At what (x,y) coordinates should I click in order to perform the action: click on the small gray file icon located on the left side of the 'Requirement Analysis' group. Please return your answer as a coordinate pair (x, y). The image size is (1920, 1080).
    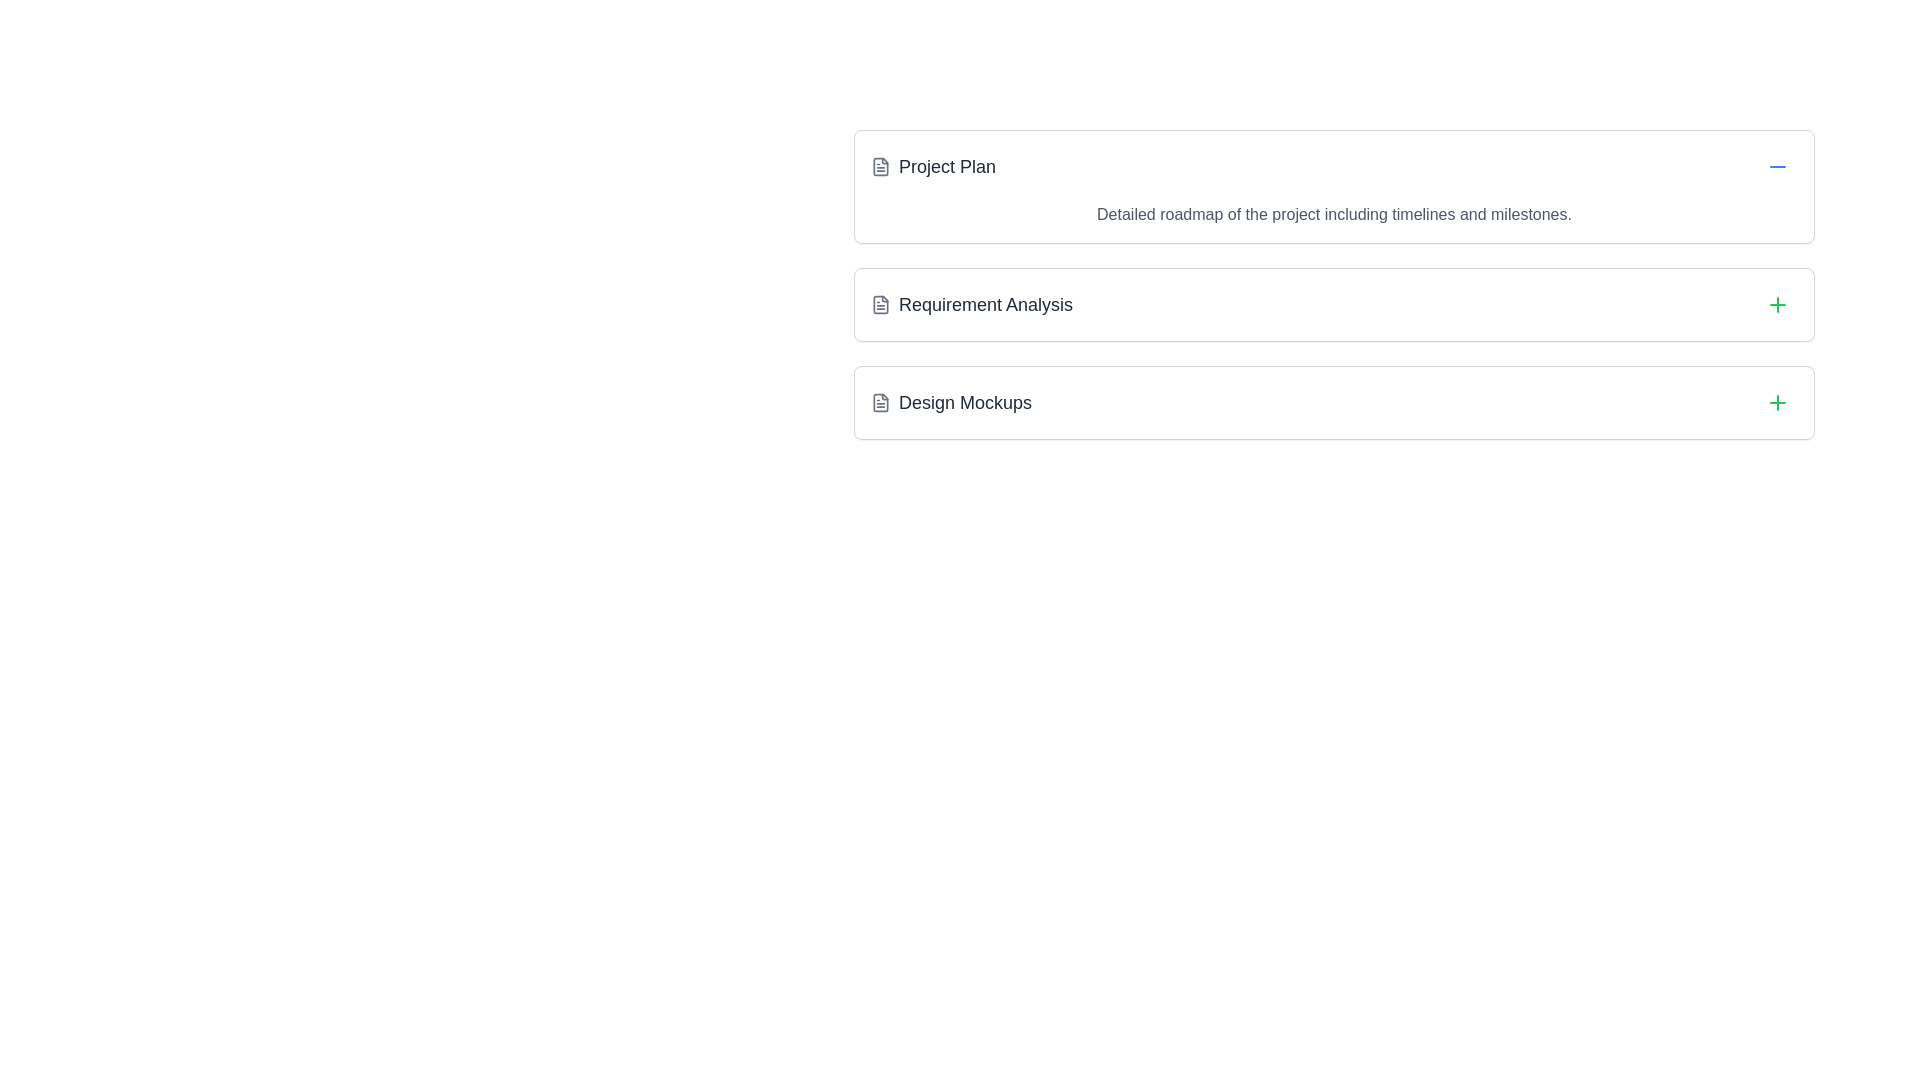
    Looking at the image, I should click on (880, 304).